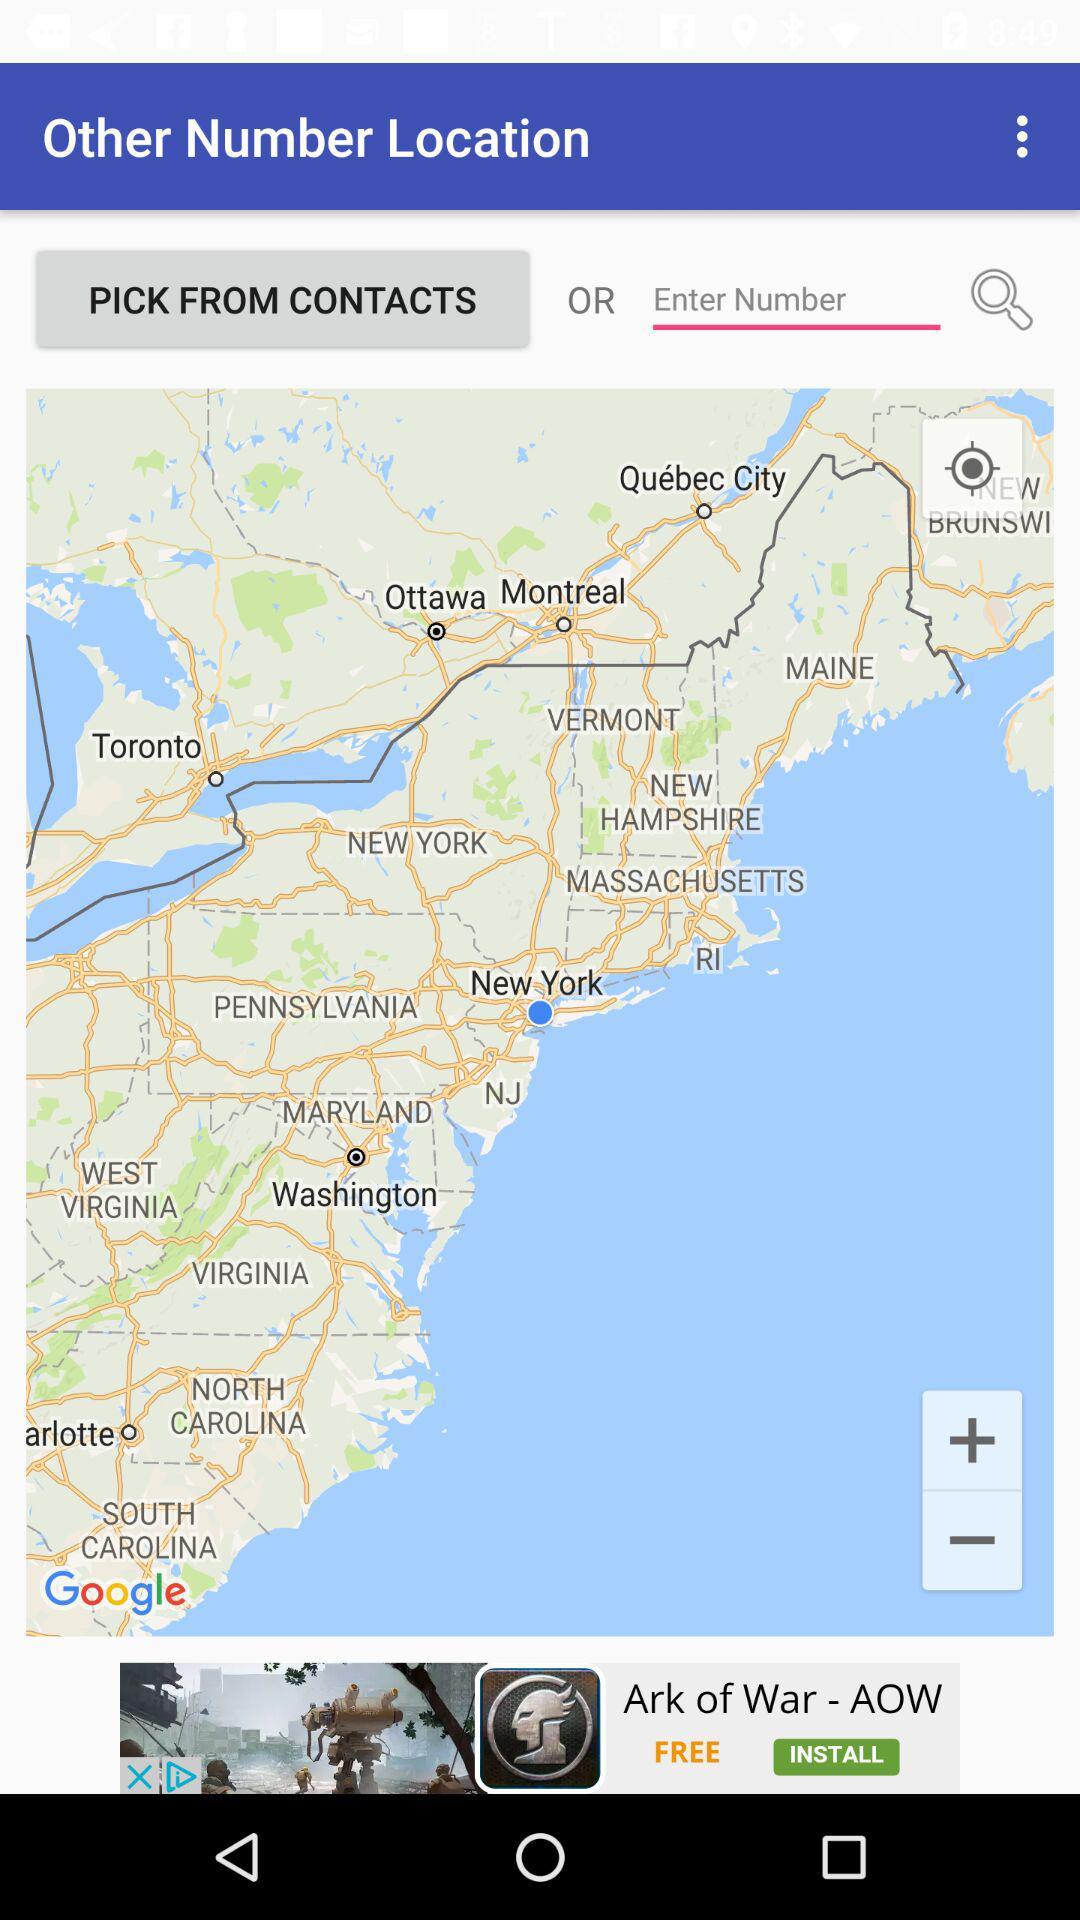 This screenshot has width=1080, height=1920. I want to click on search tool, so click(1002, 298).